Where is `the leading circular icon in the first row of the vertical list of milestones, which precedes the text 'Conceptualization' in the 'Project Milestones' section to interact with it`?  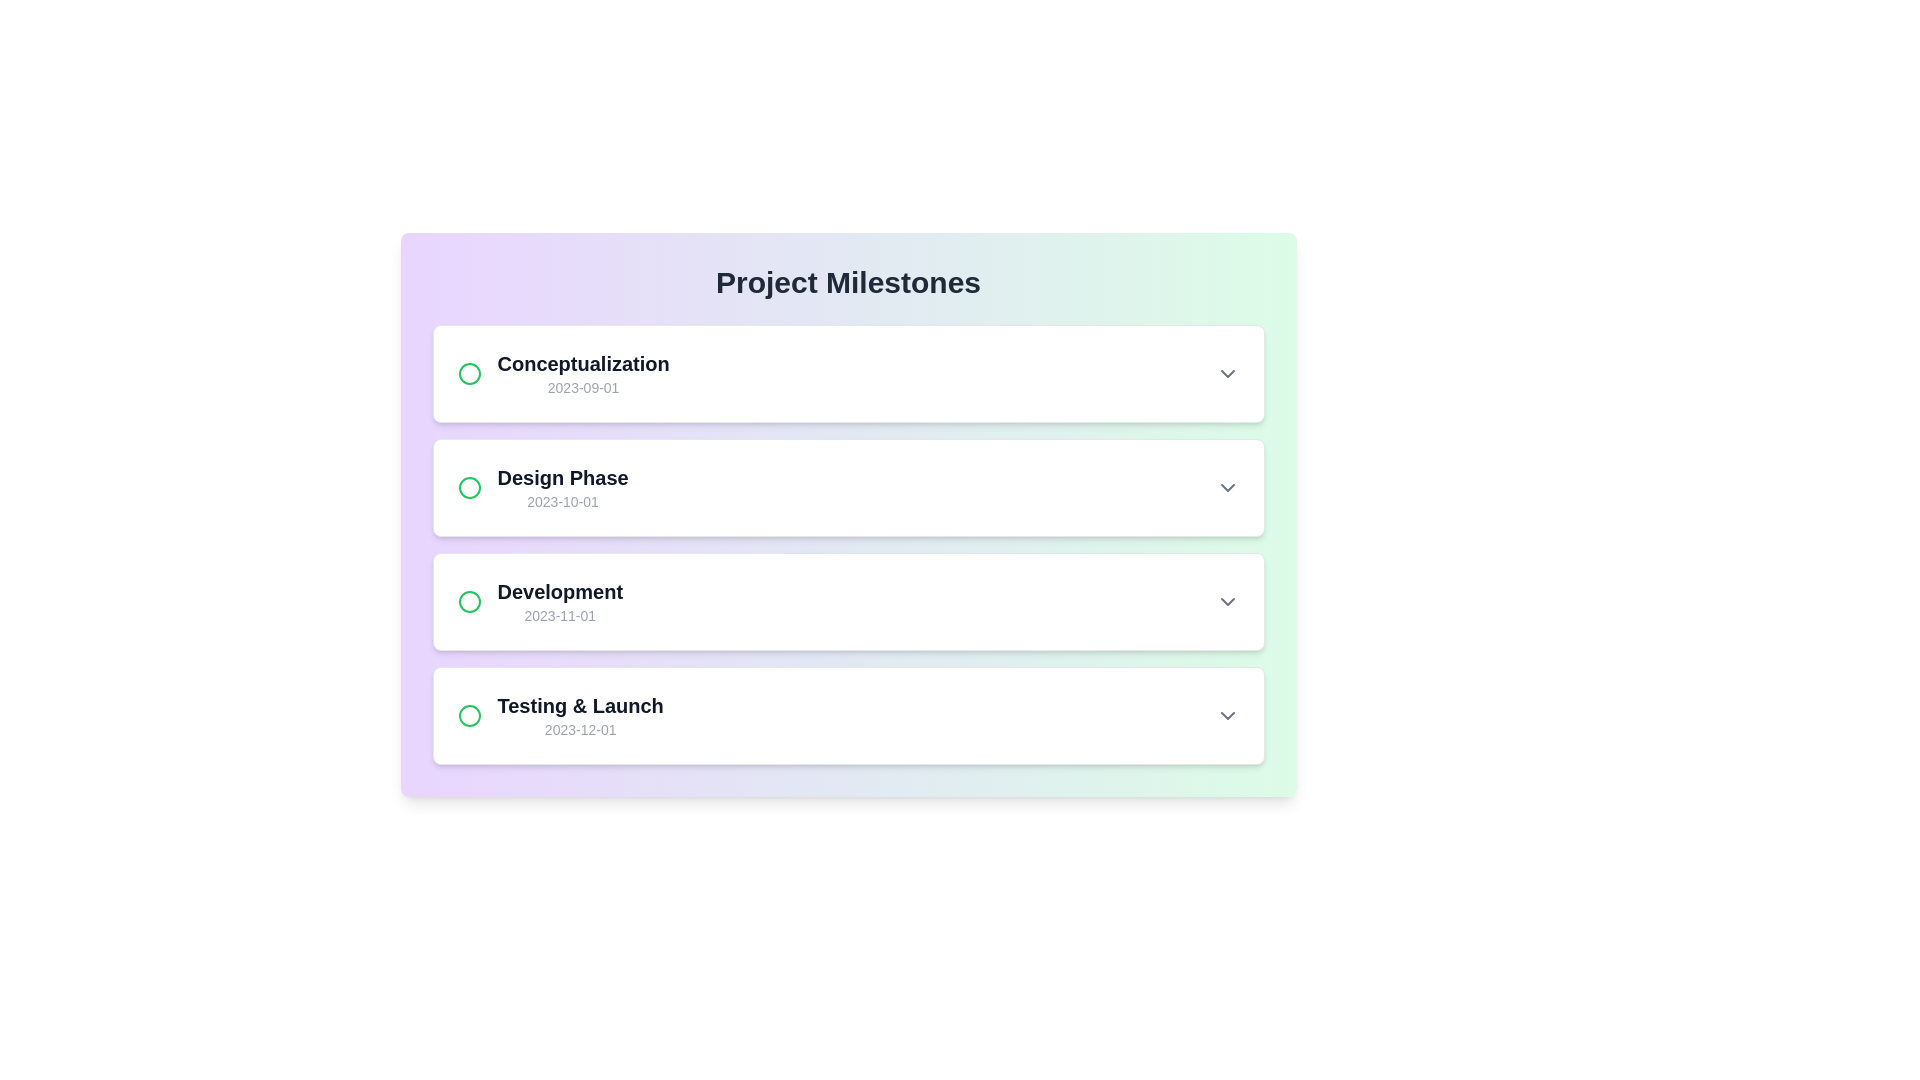 the leading circular icon in the first row of the vertical list of milestones, which precedes the text 'Conceptualization' in the 'Project Milestones' section to interact with it is located at coordinates (468, 374).